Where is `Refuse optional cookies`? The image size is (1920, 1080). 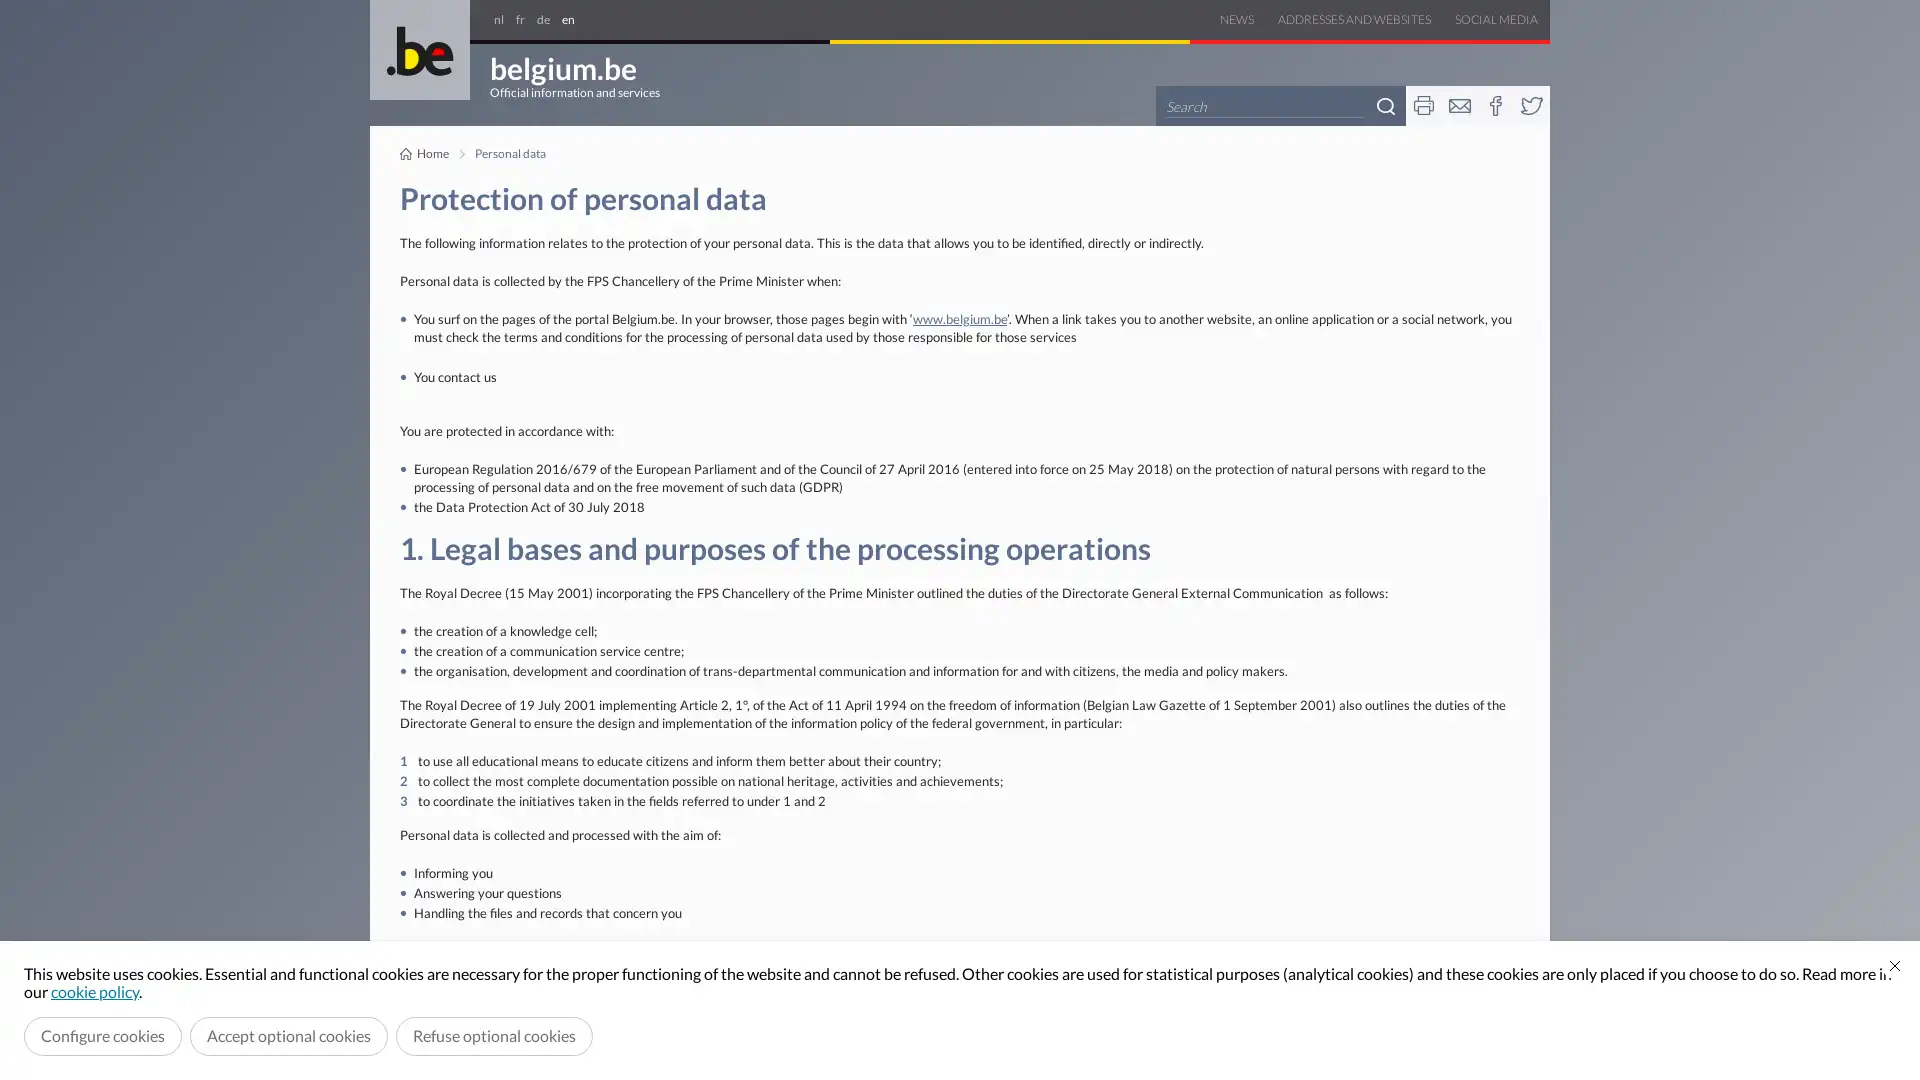
Refuse optional cookies is located at coordinates (494, 1035).